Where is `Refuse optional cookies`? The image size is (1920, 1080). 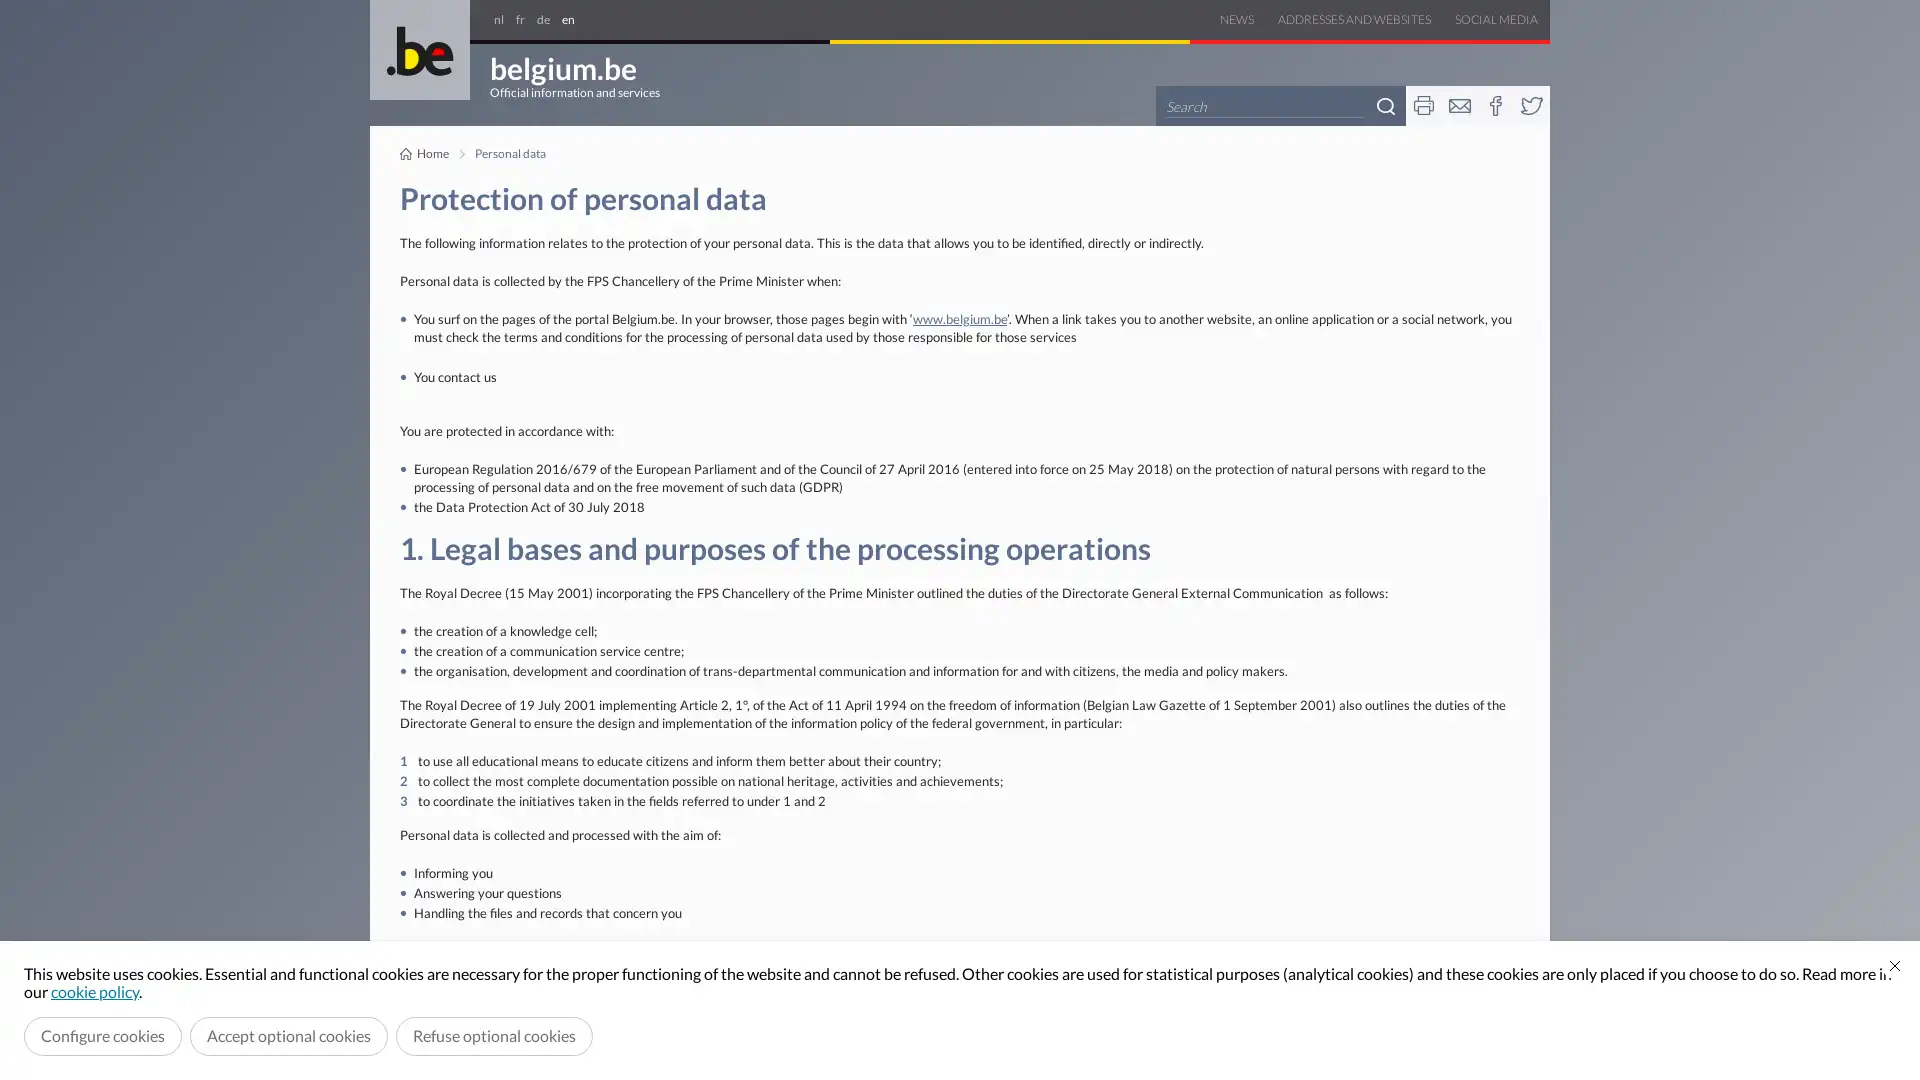
Refuse optional cookies is located at coordinates (494, 1035).